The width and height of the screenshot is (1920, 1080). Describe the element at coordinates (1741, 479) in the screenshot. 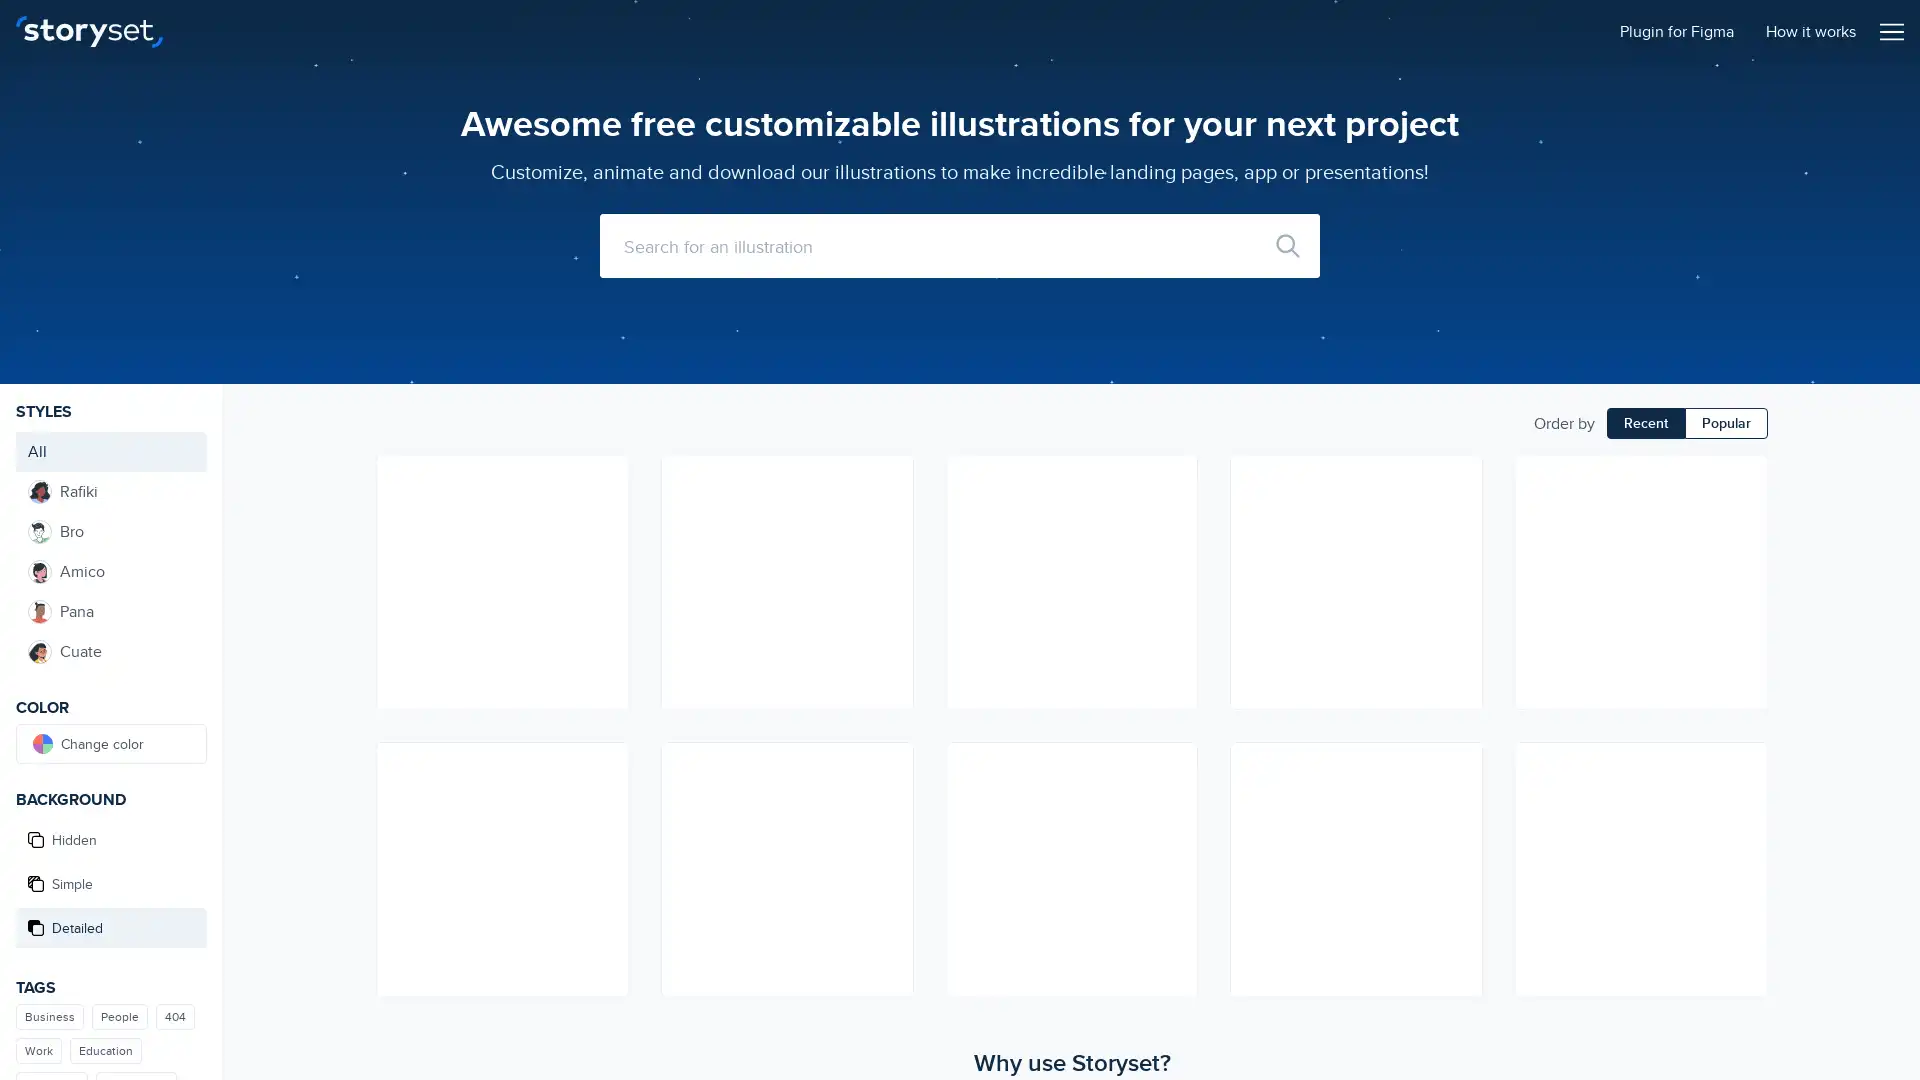

I see `wand icon Animate` at that location.